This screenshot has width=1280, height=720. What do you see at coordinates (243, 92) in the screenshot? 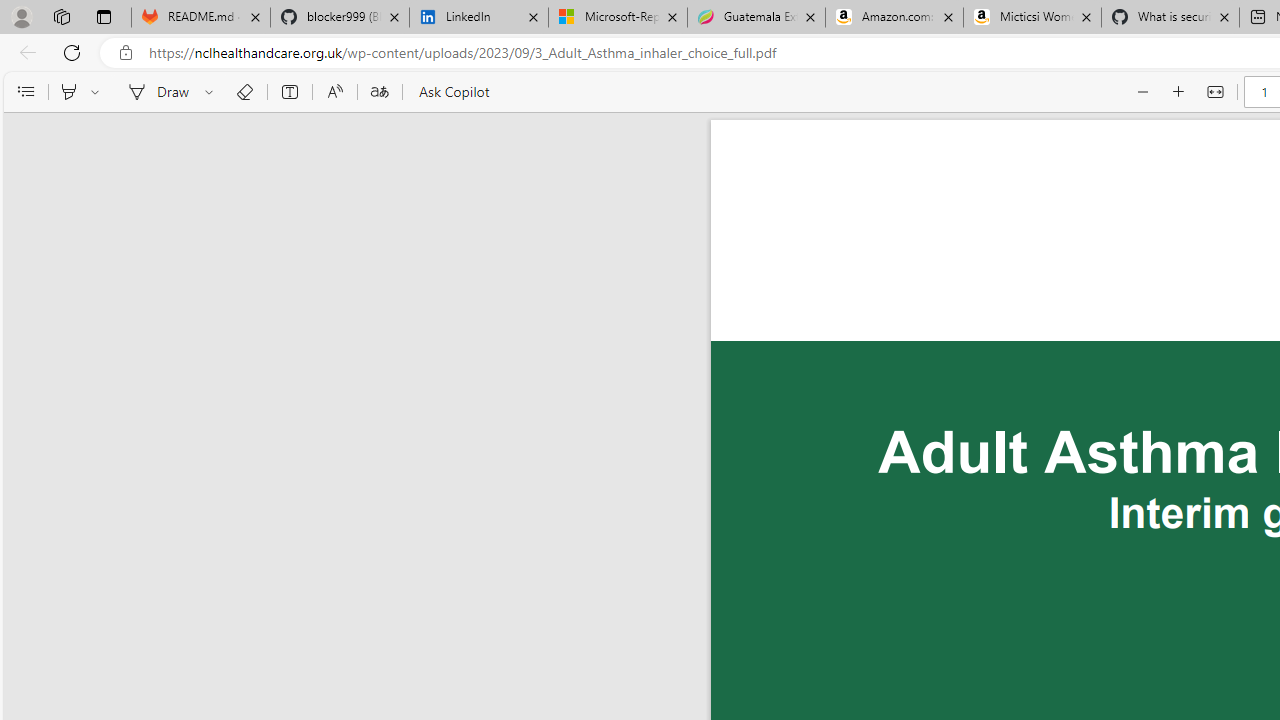
I see `'Erase'` at bounding box center [243, 92].